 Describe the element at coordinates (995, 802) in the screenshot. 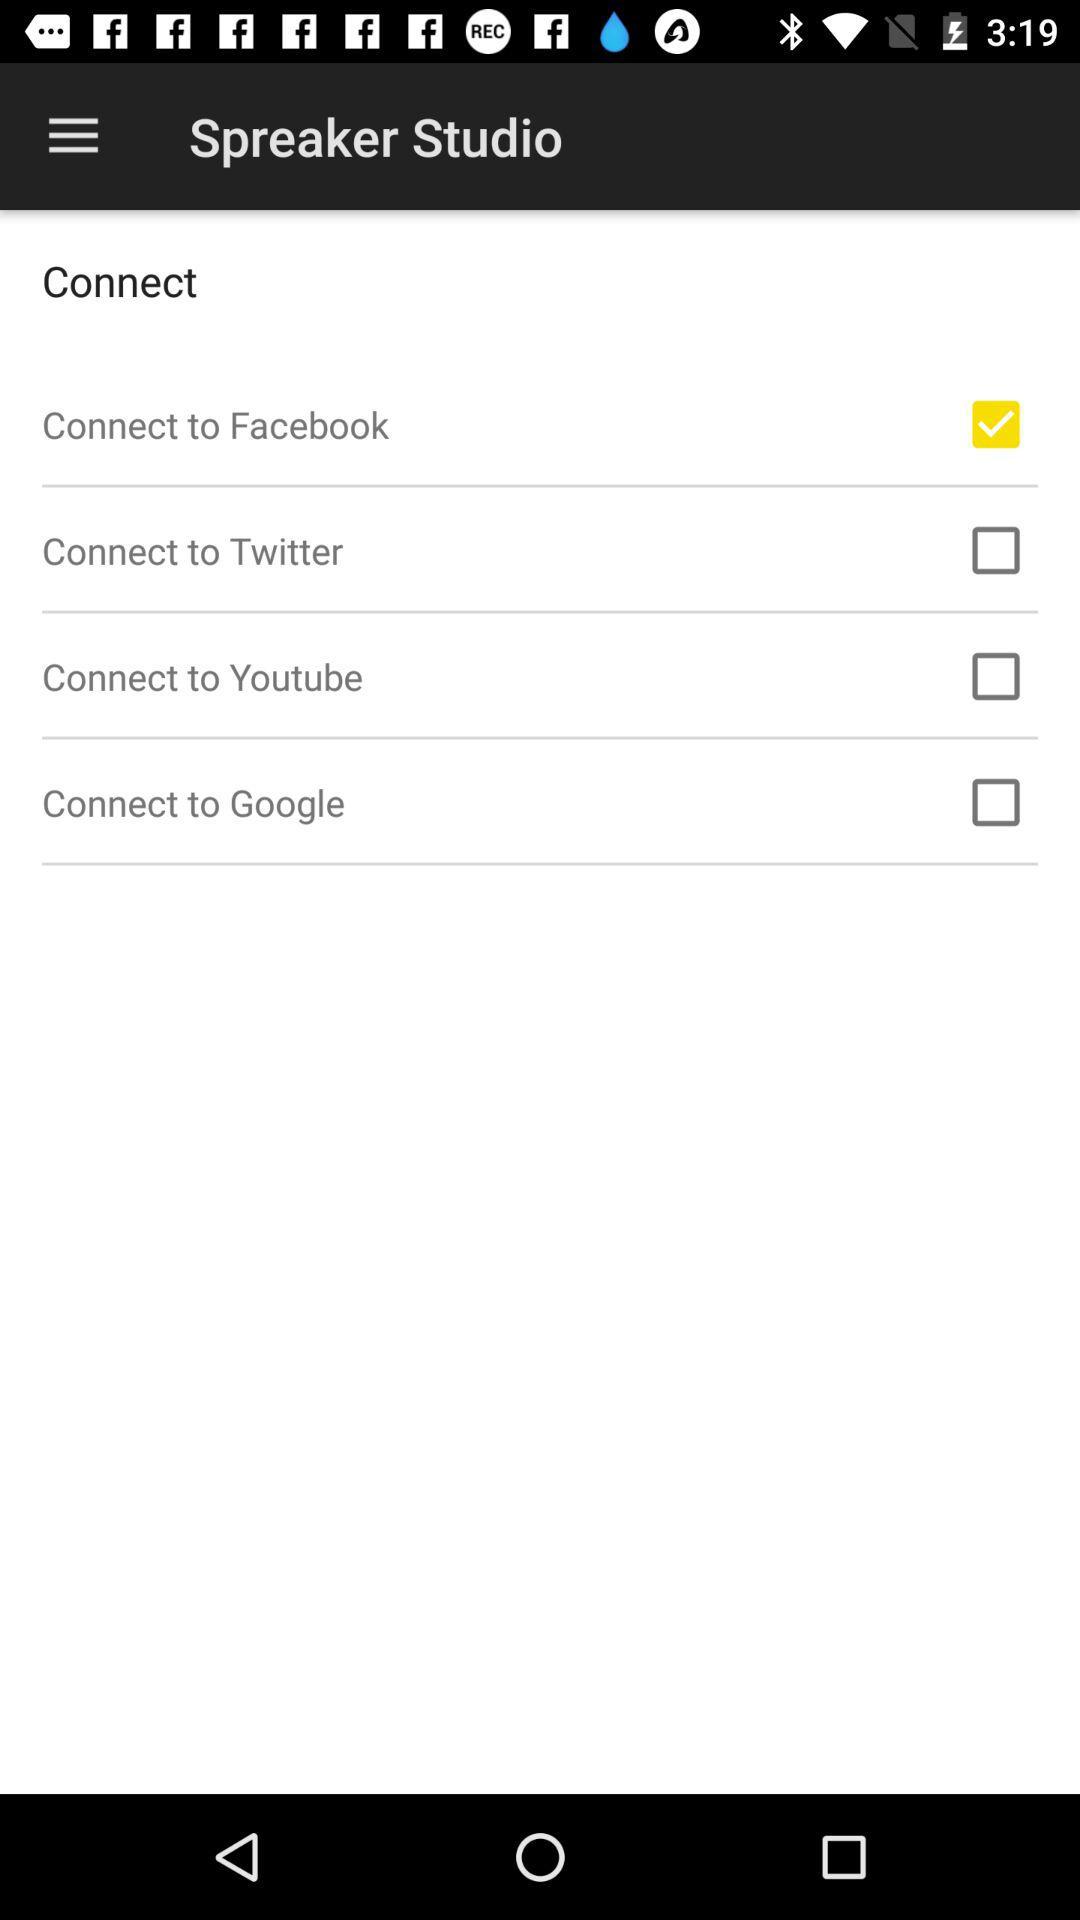

I see `connect google account` at that location.